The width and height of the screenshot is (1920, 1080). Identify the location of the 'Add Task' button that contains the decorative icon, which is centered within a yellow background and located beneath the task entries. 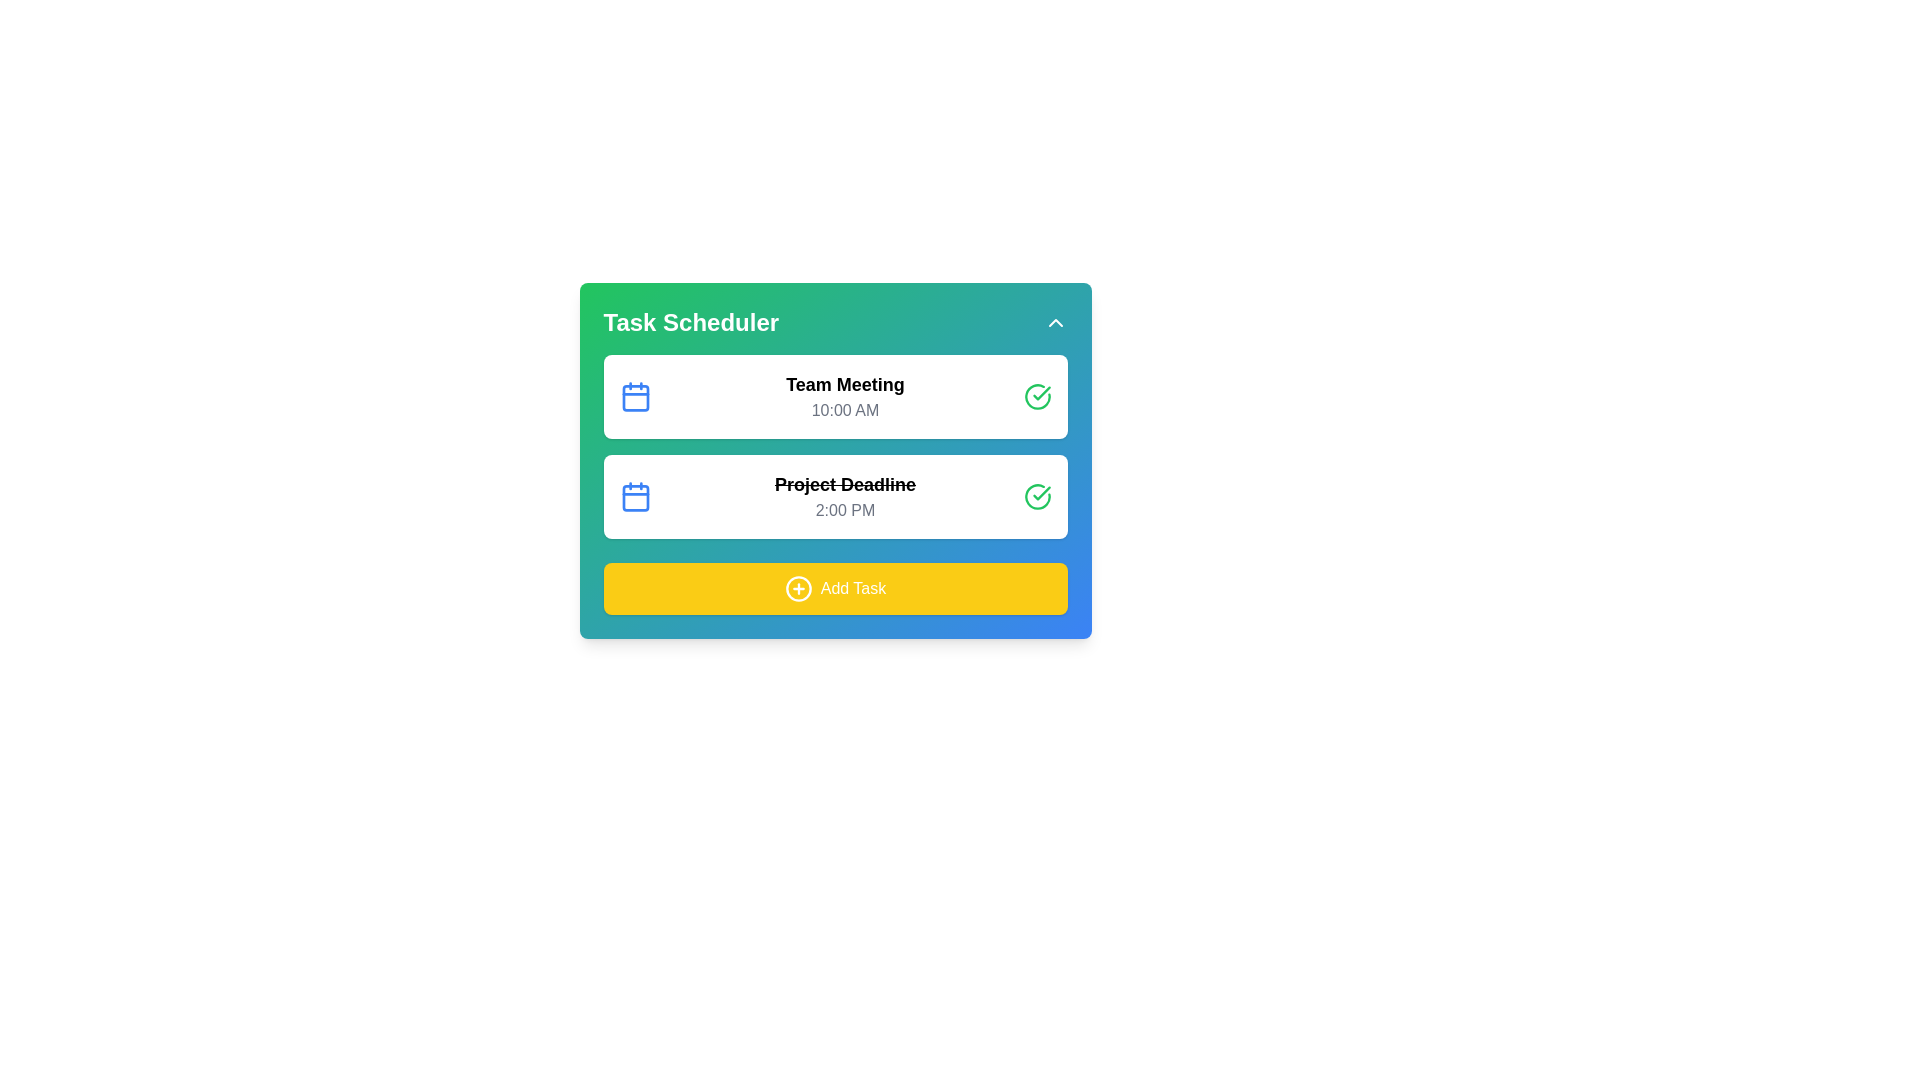
(797, 588).